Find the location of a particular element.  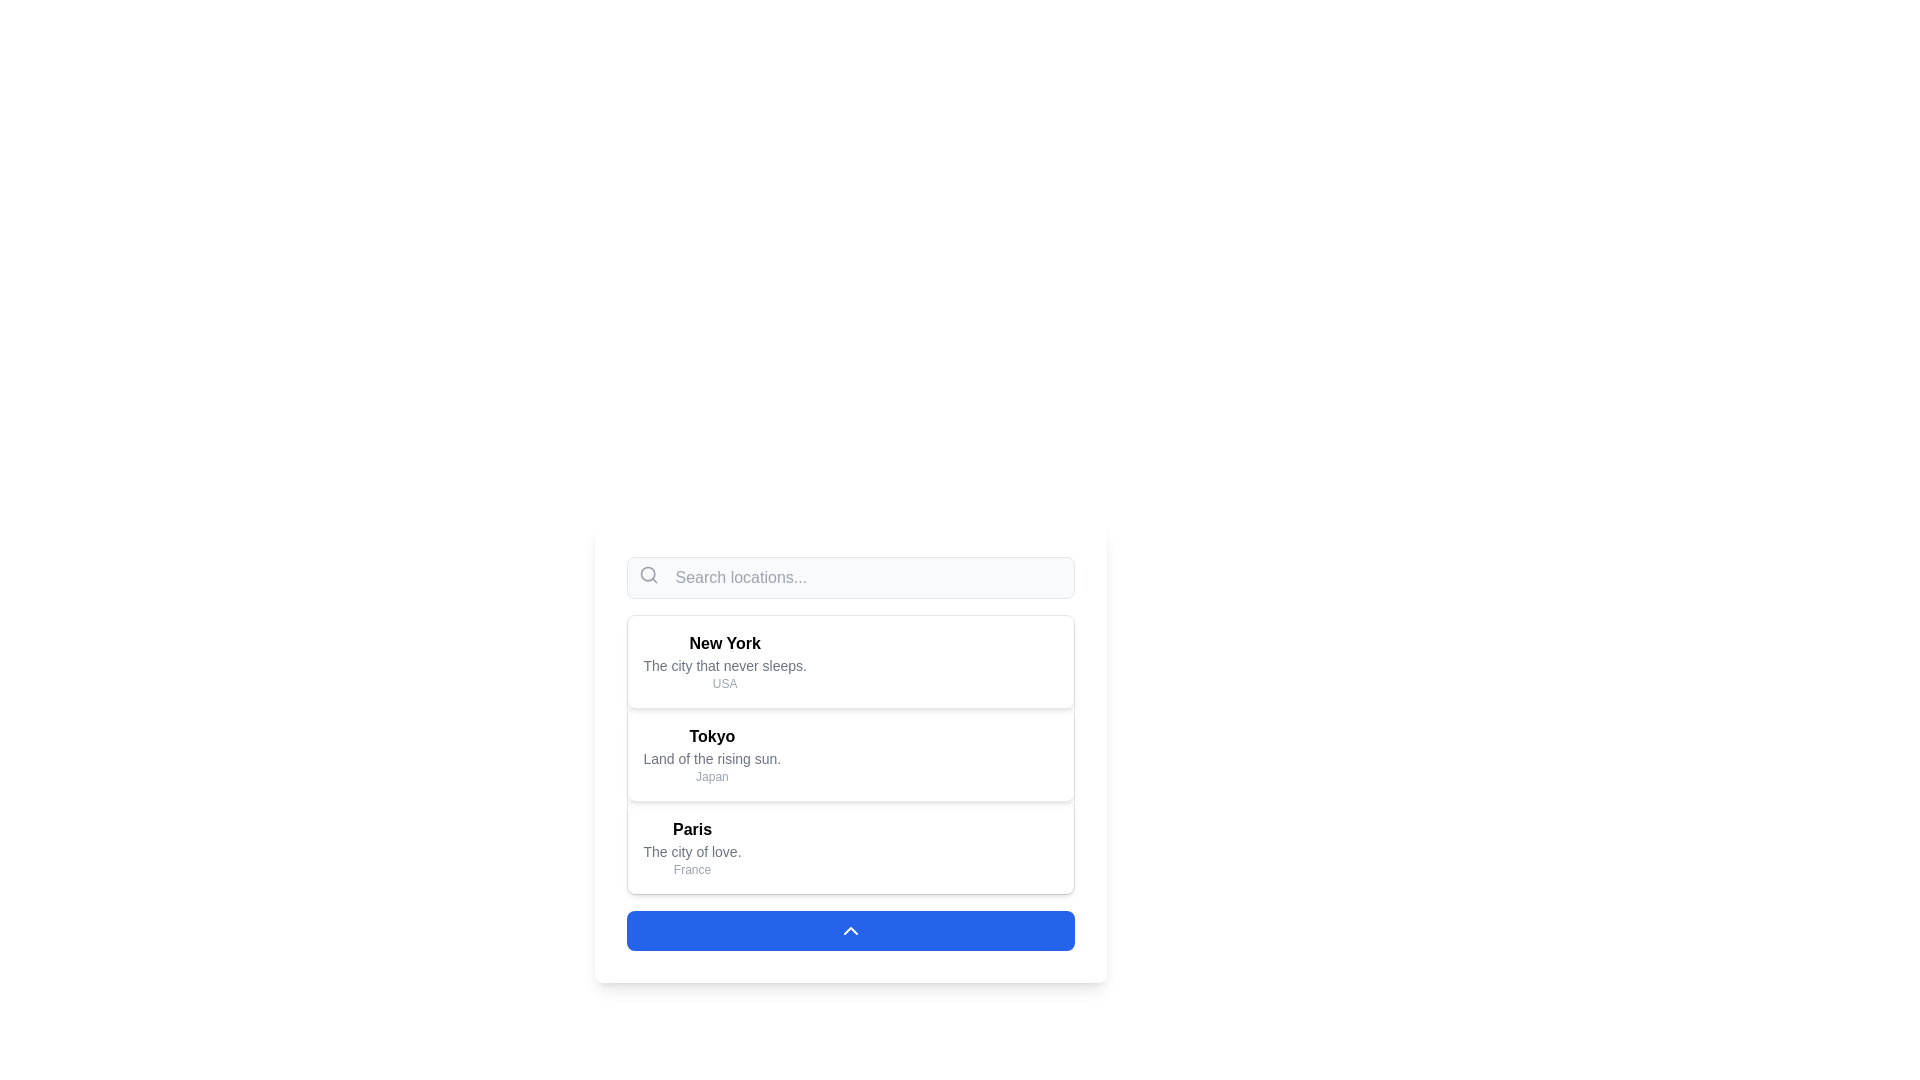

the Text Label containing the text 'The city of love.' styled in a smaller gray font, which is located directly below the bold 'Paris' text is located at coordinates (692, 852).